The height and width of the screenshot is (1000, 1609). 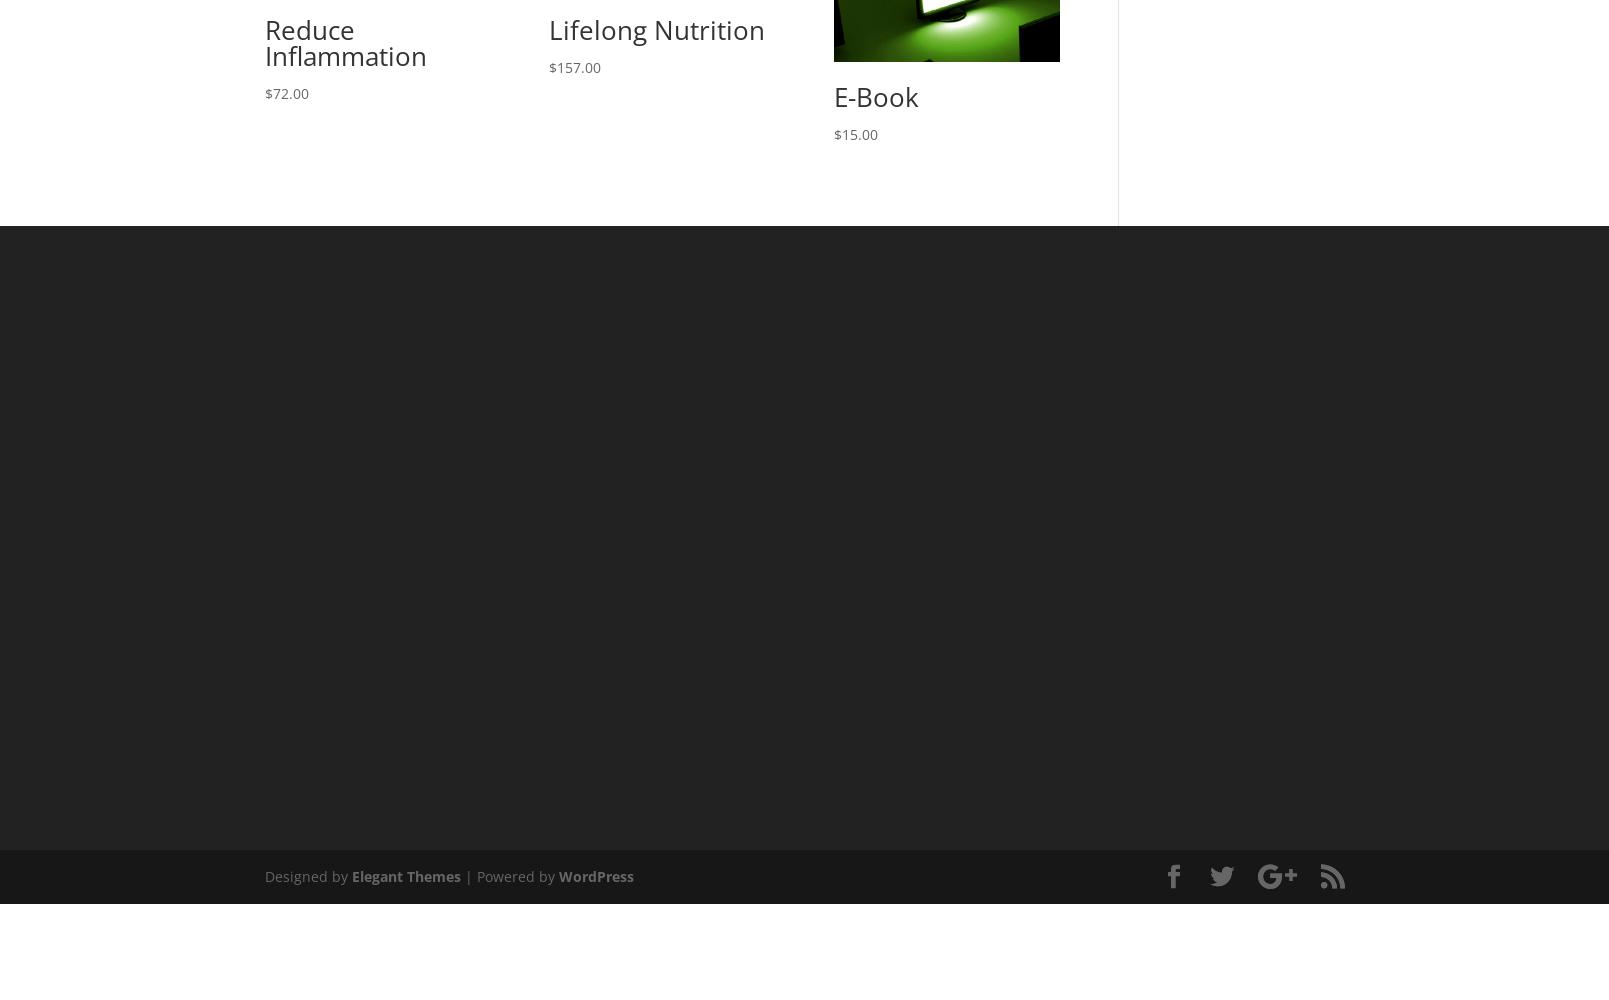 I want to click on 'Designed by', so click(x=306, y=876).